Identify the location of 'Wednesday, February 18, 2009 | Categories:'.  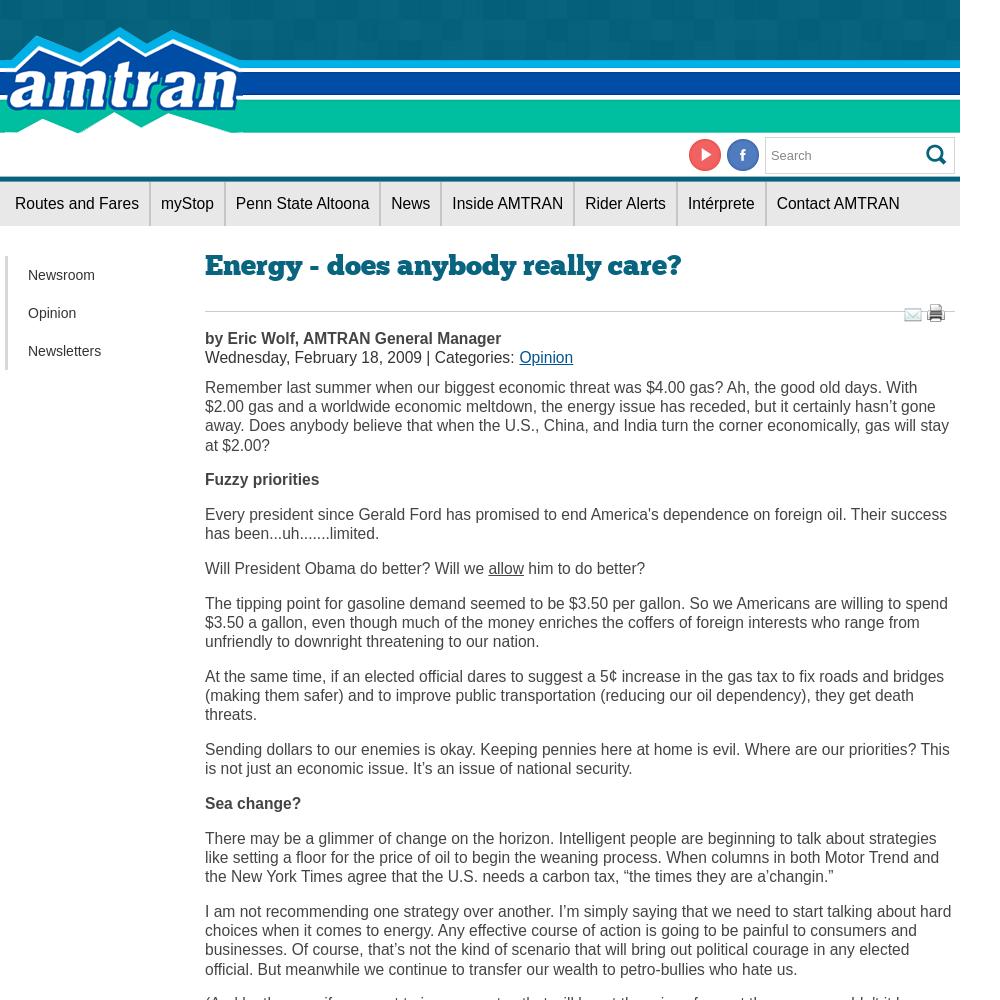
(358, 355).